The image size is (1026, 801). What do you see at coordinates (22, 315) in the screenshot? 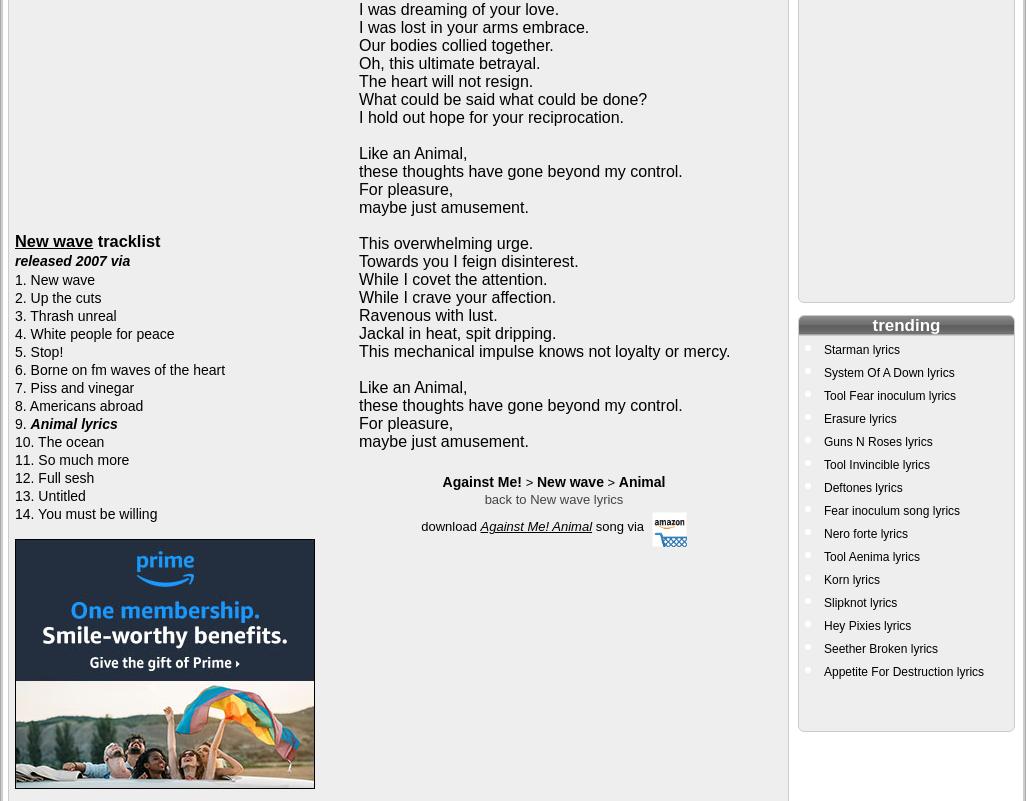
I see `'3.'` at bounding box center [22, 315].